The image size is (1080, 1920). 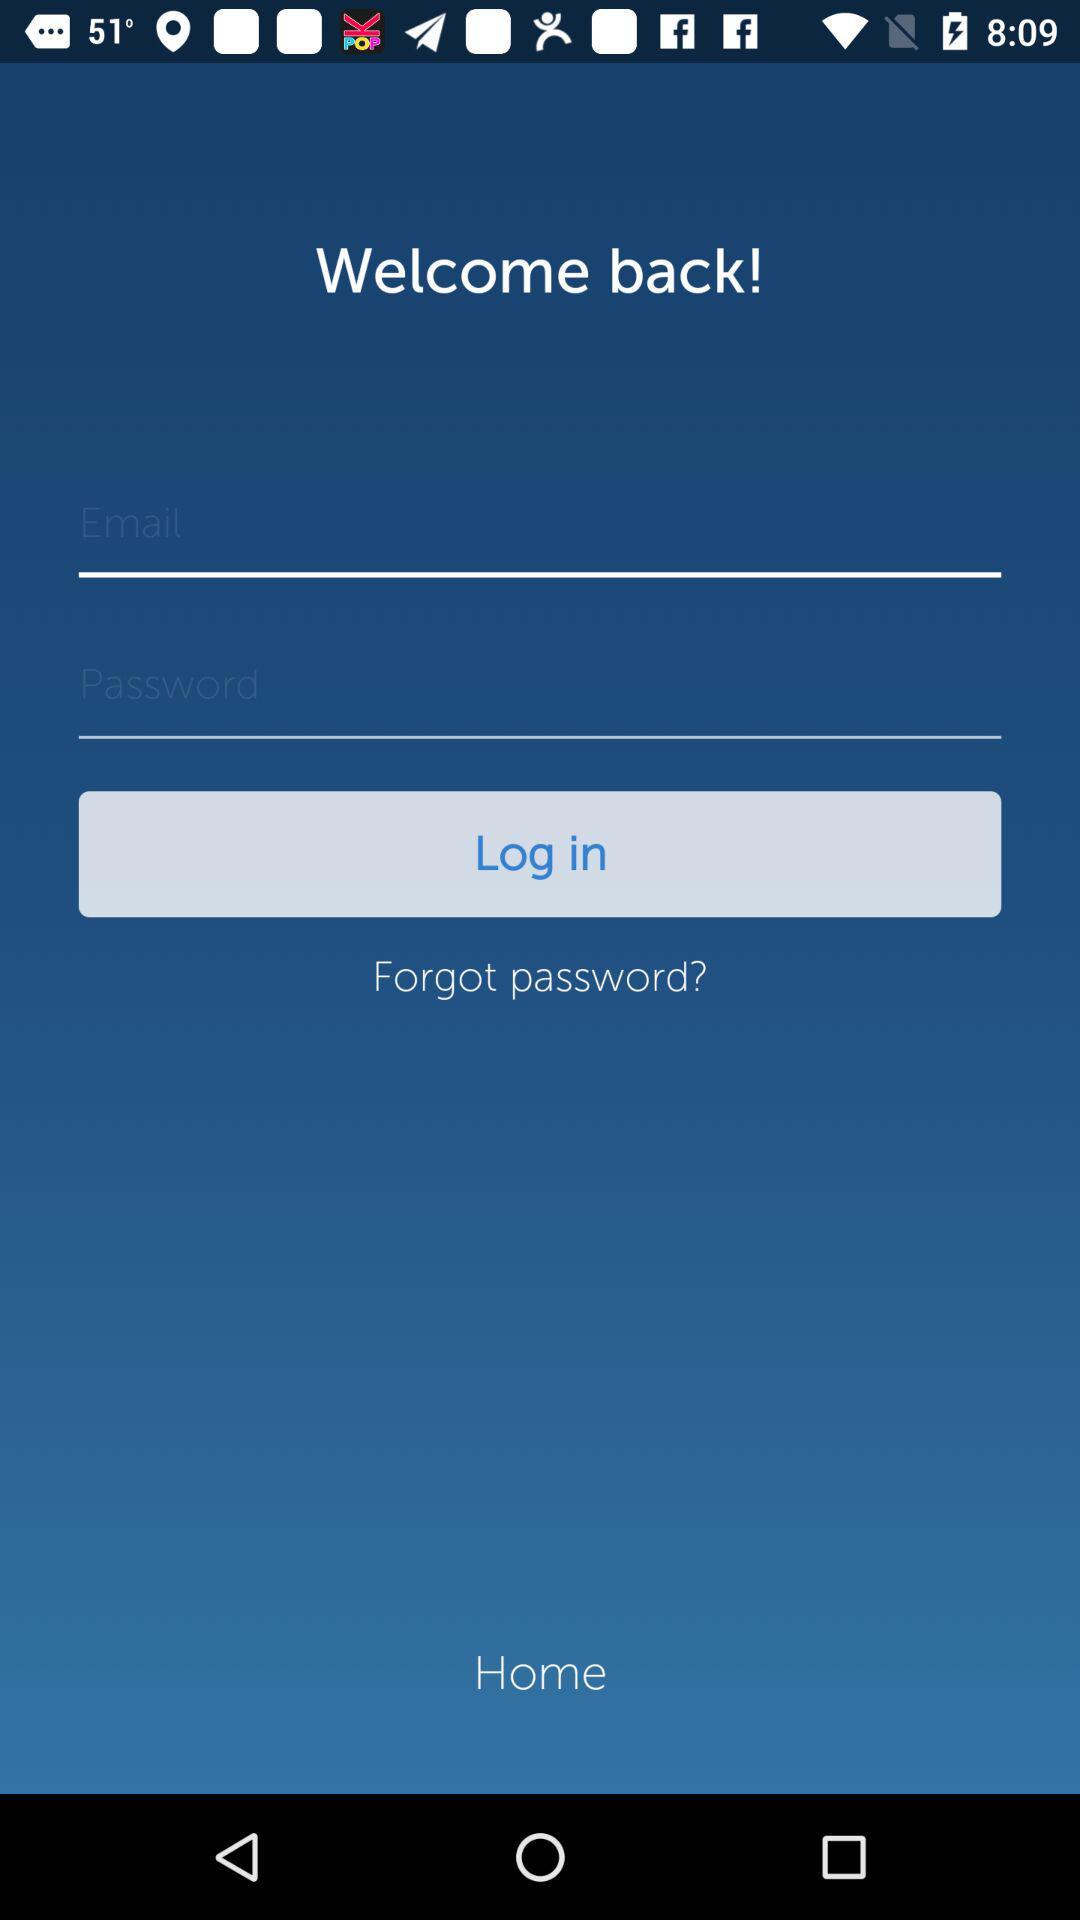 What do you see at coordinates (540, 987) in the screenshot?
I see `the item below the log in` at bounding box center [540, 987].